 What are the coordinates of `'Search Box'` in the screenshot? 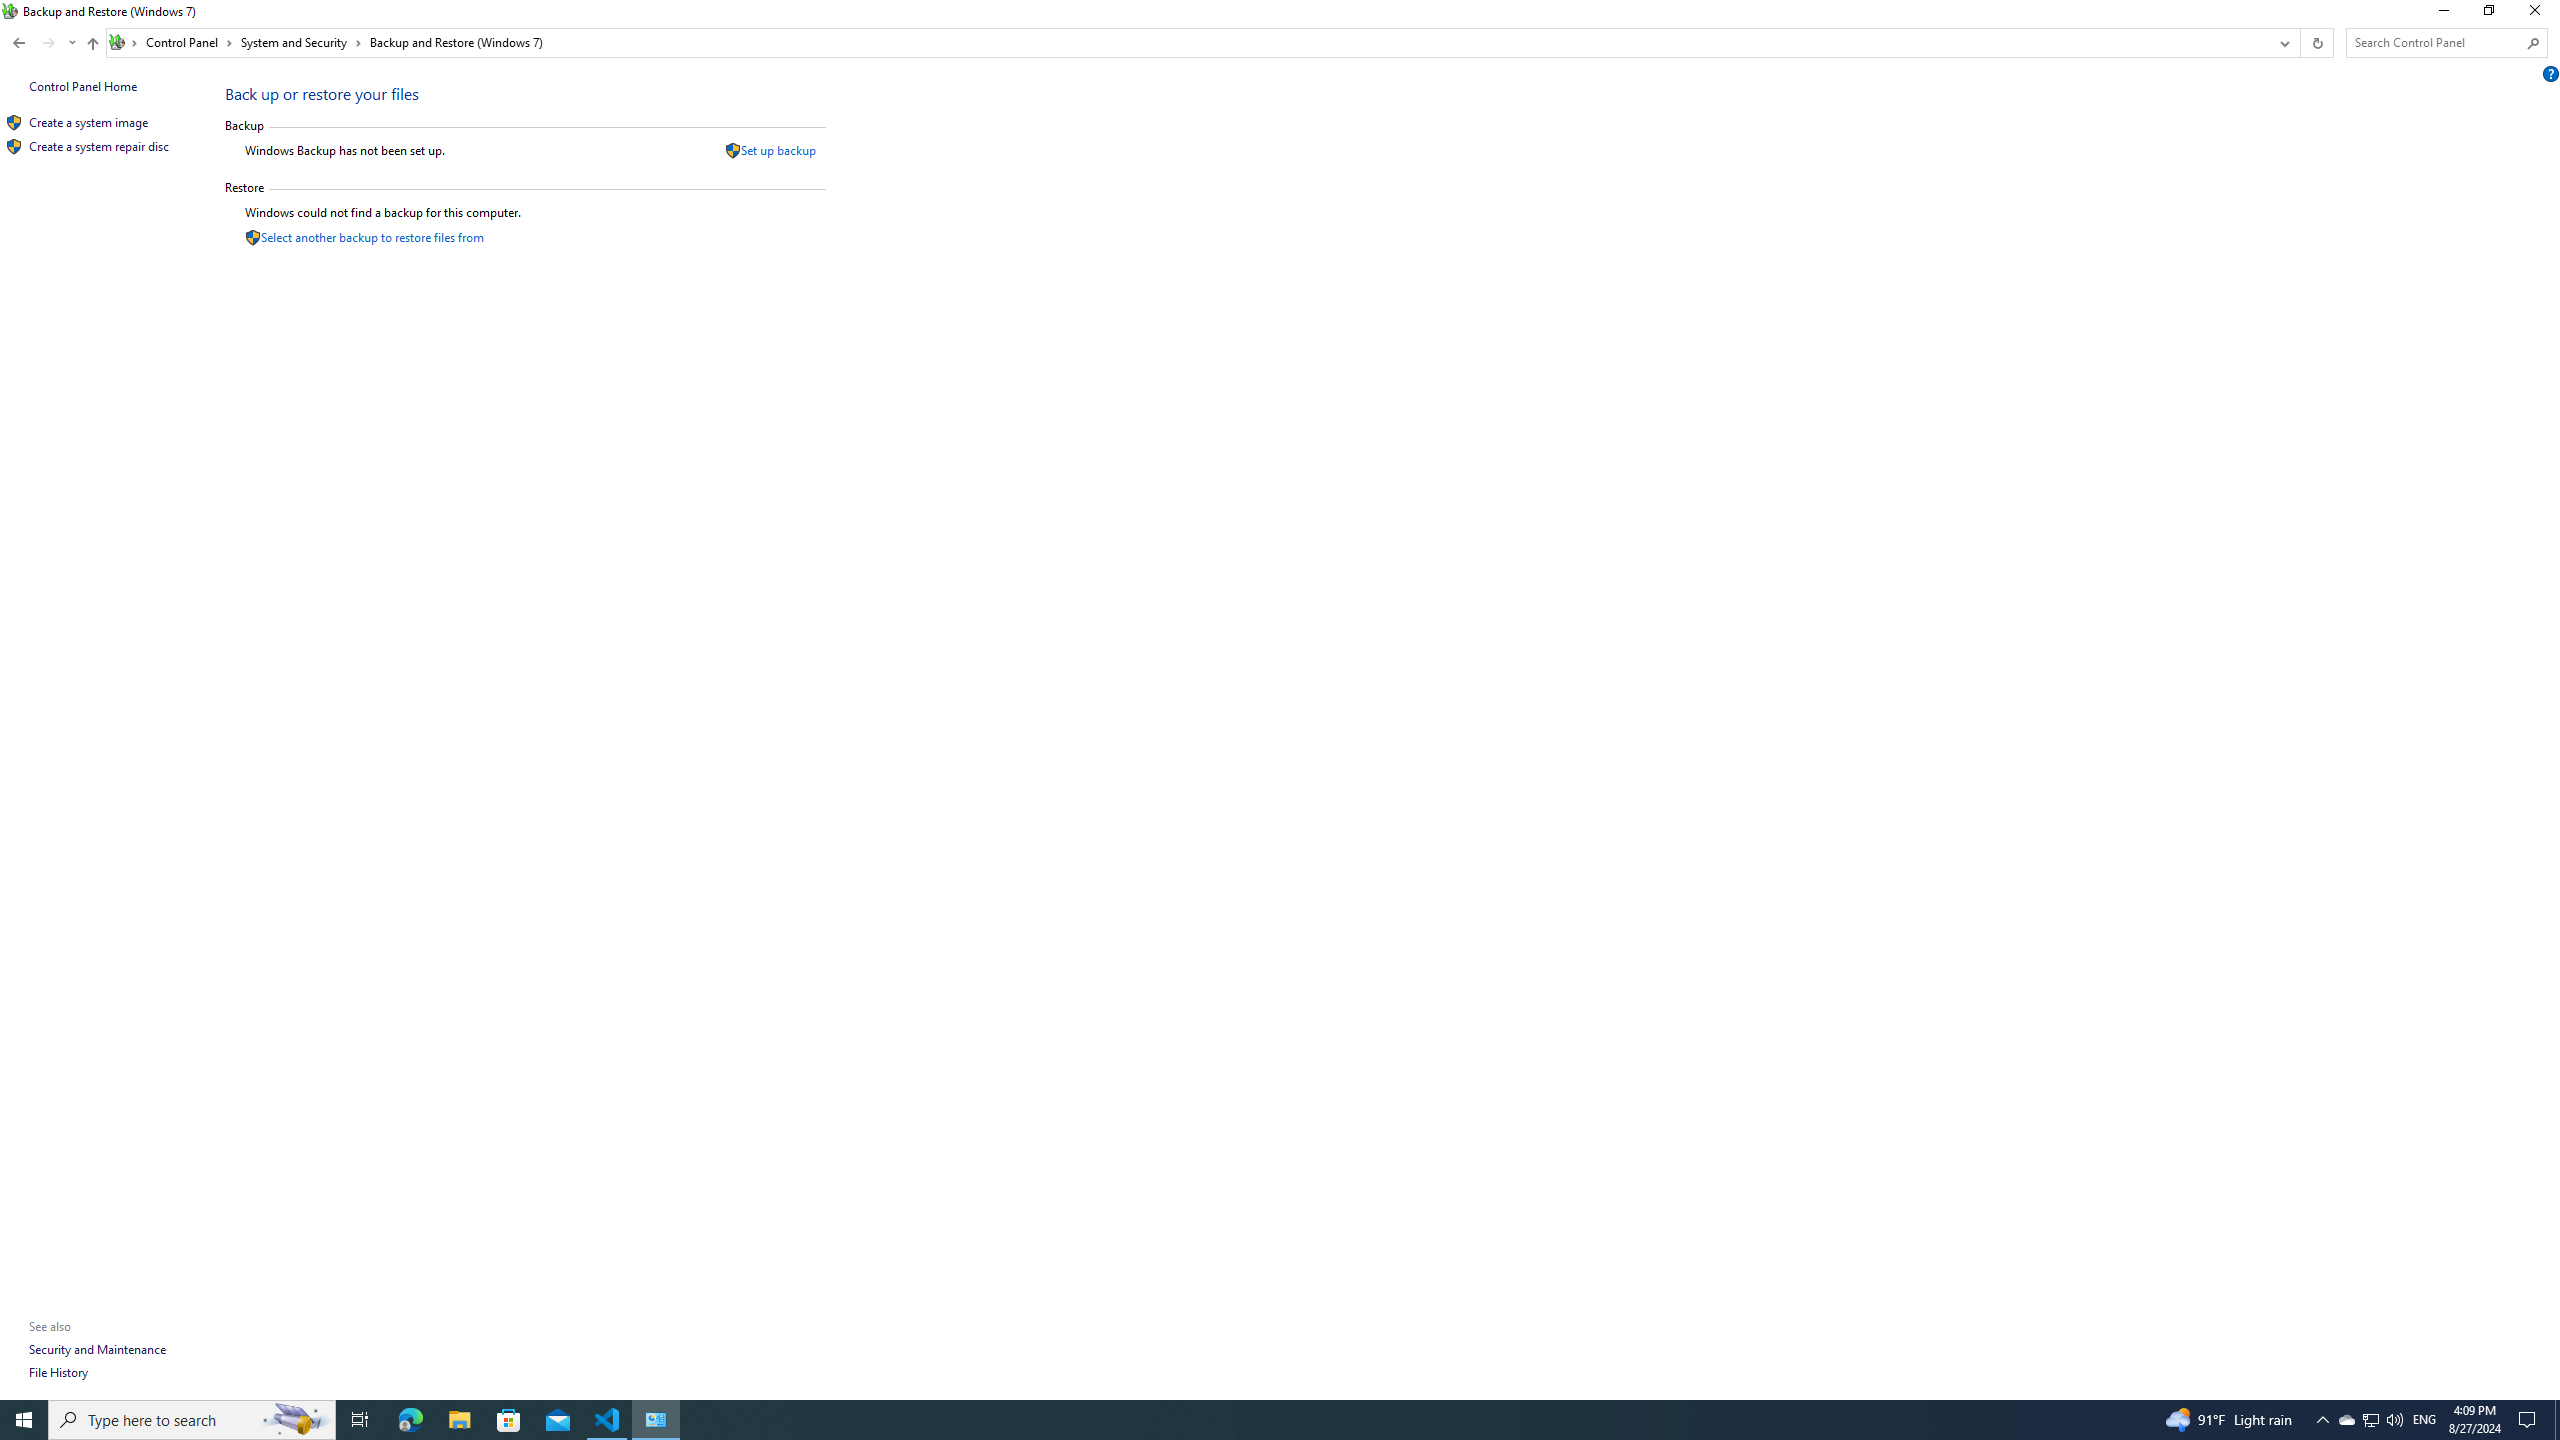 It's located at (2437, 42).